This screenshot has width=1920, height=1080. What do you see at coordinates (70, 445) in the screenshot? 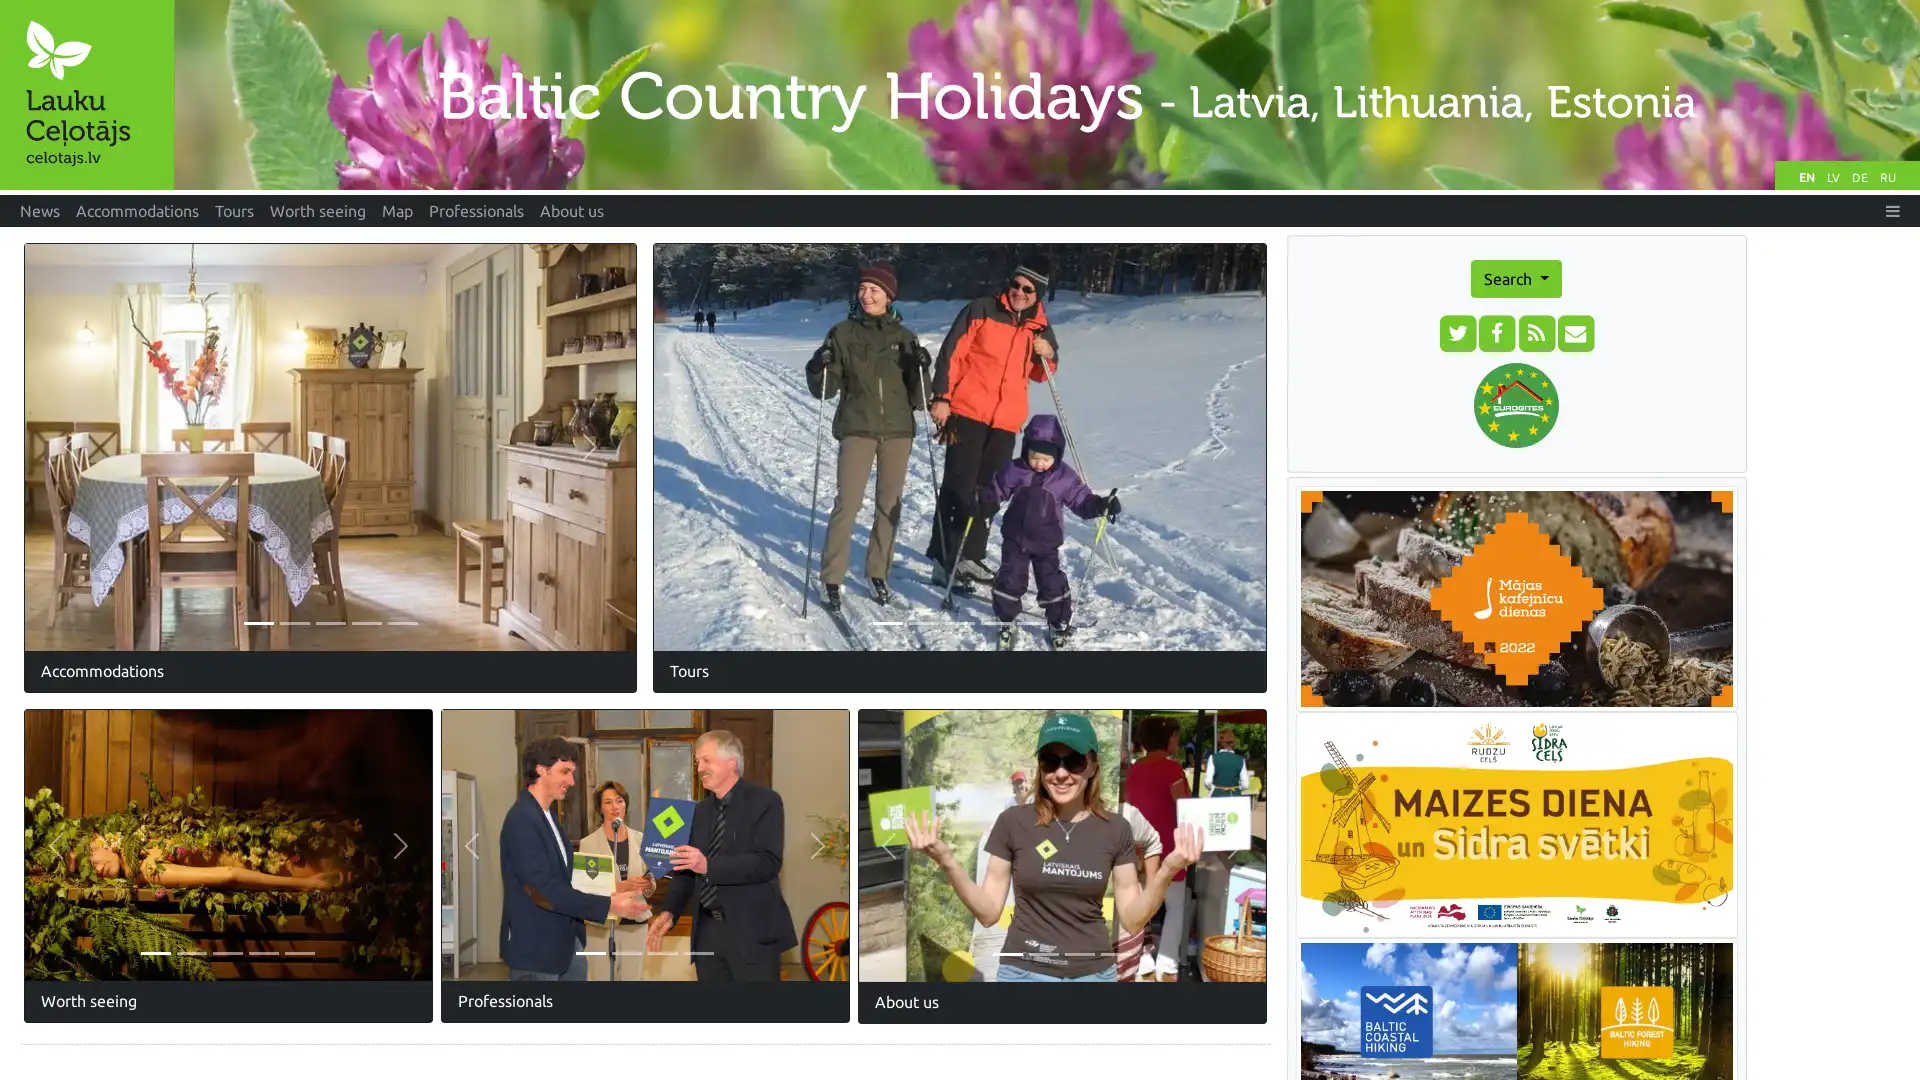
I see `Previous` at bounding box center [70, 445].